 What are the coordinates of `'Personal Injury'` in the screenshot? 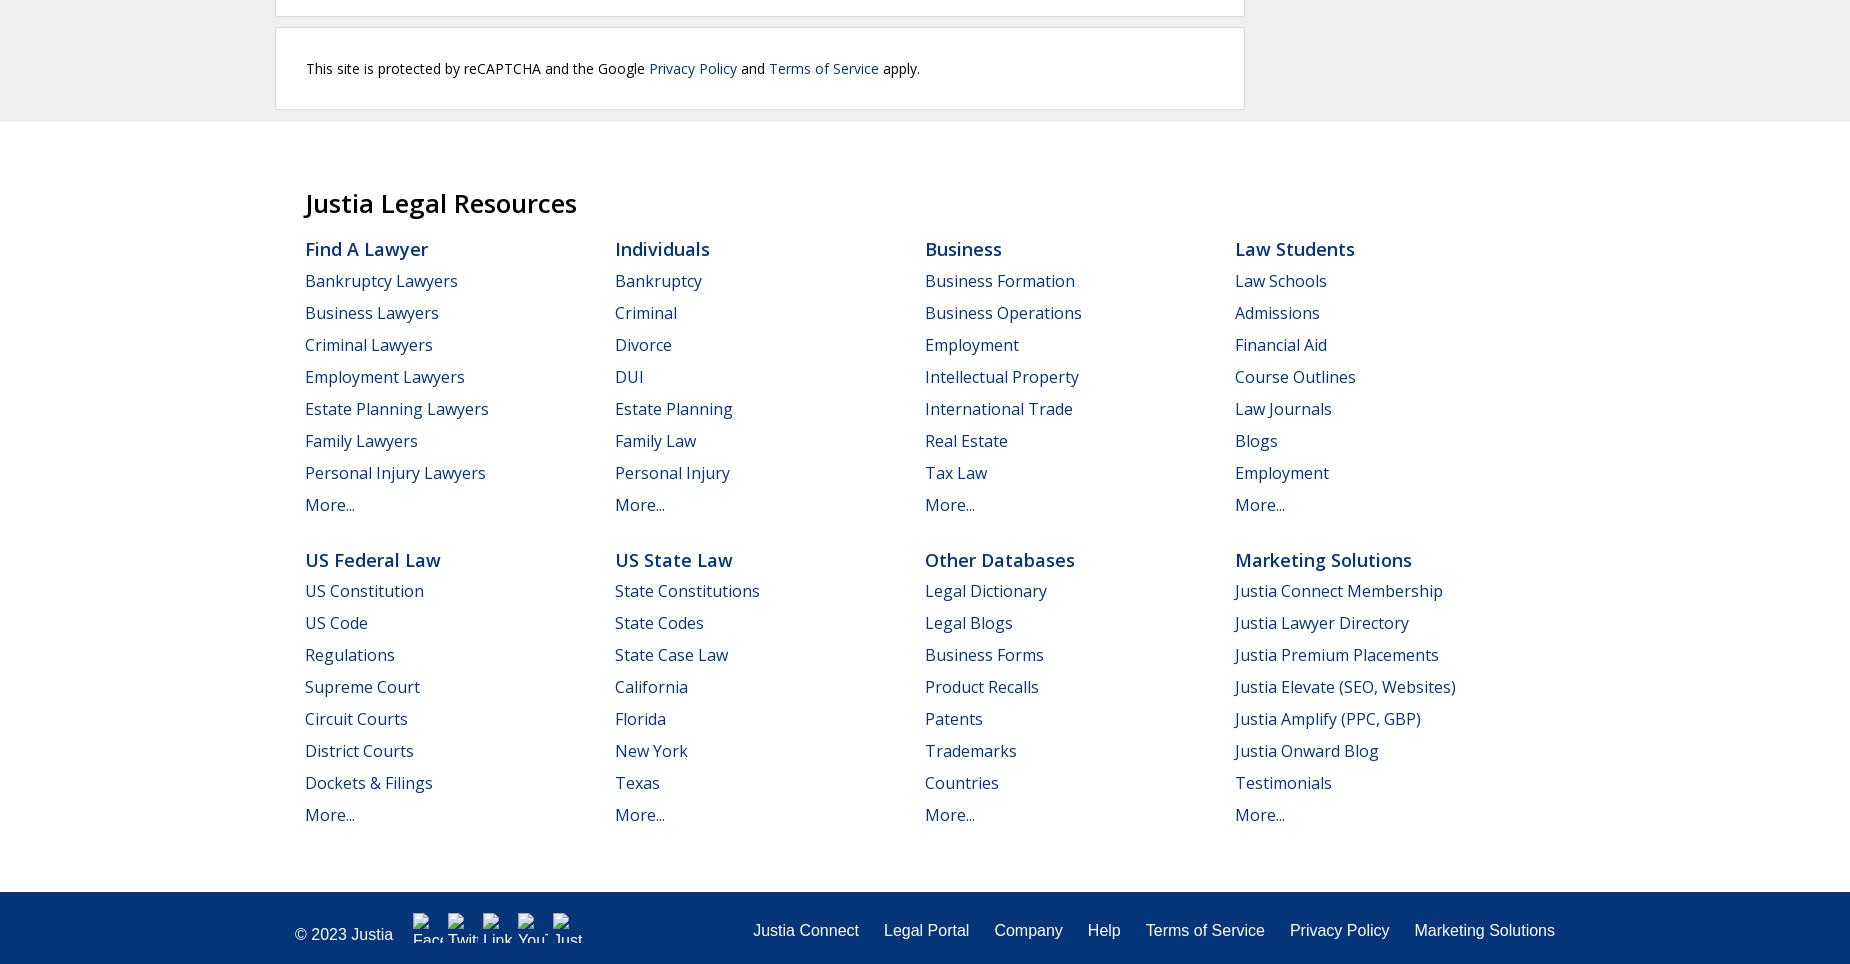 It's located at (672, 471).